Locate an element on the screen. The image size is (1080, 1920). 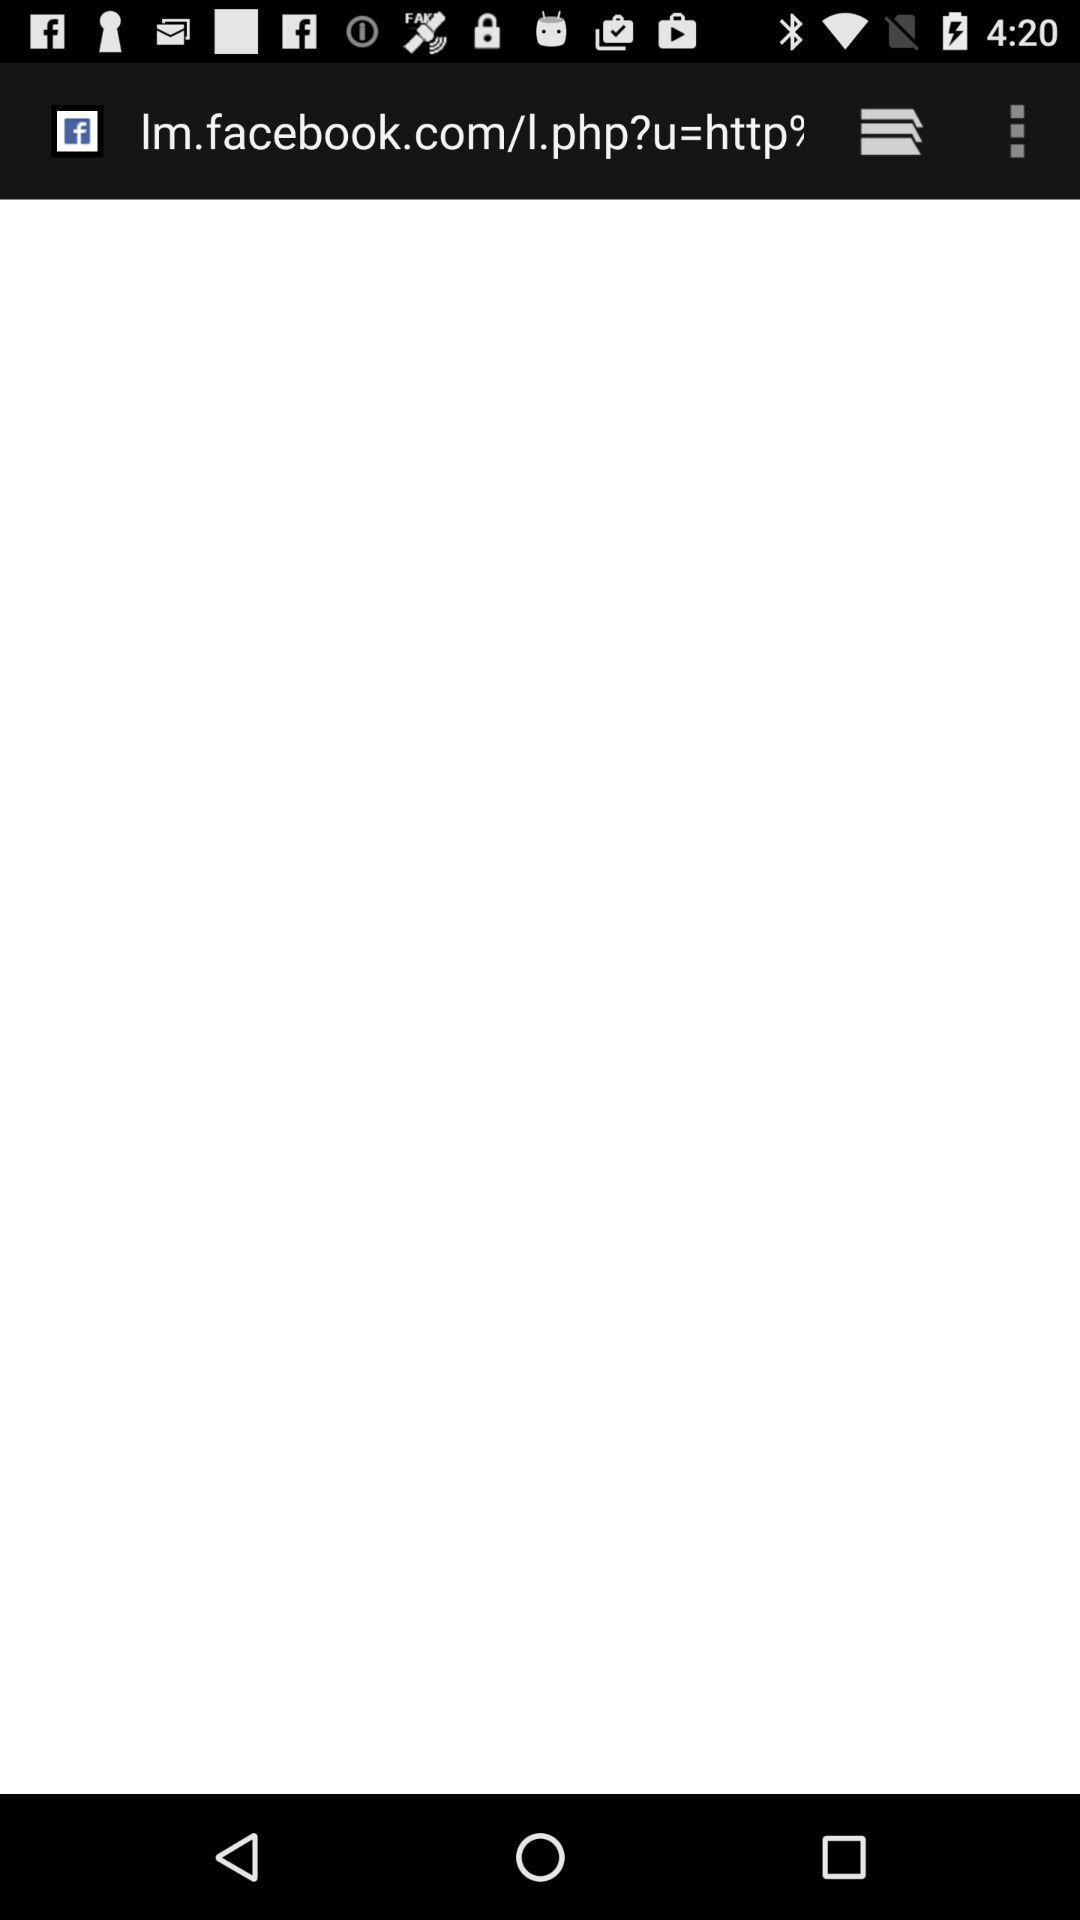
lm facebook com icon is located at coordinates (472, 130).